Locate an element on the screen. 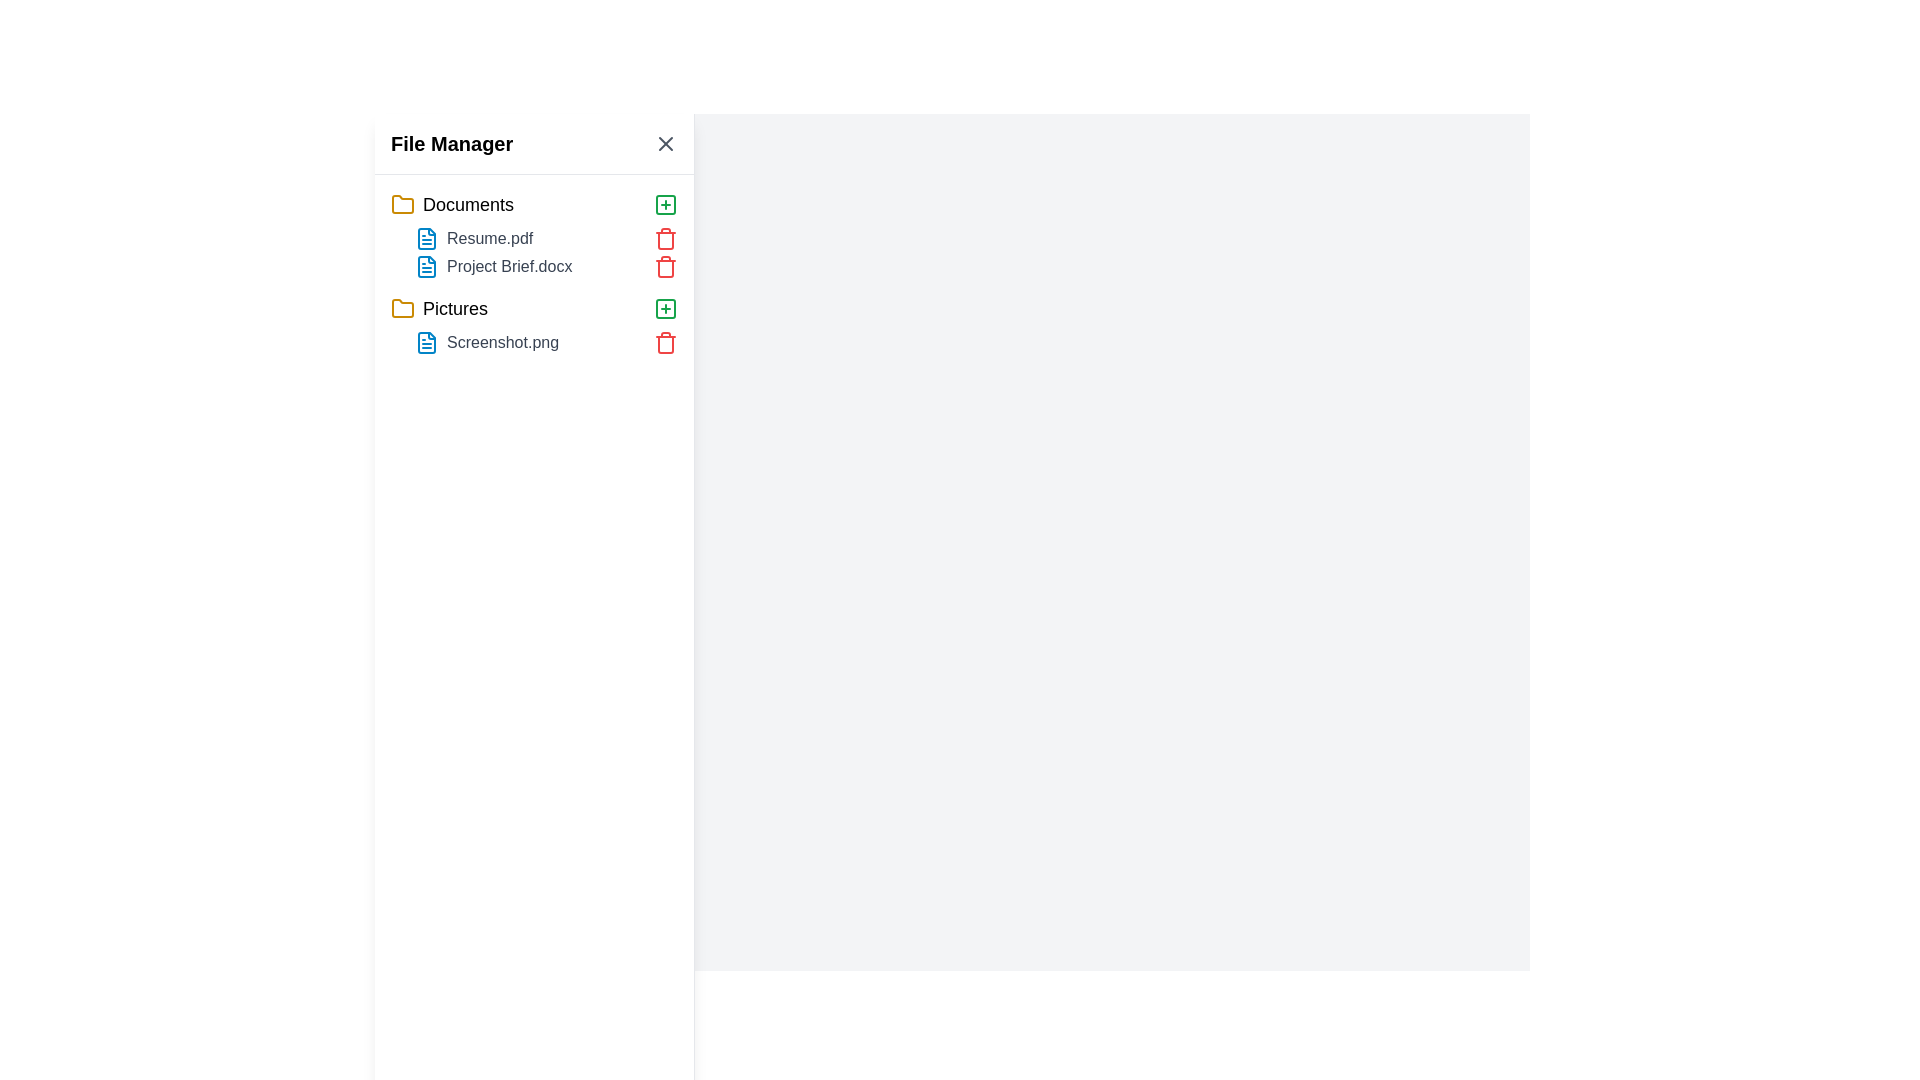 Image resolution: width=1920 pixels, height=1080 pixels. the 'Documents' text label adjacent to the yellow folder icon in the File Manager section is located at coordinates (467, 204).